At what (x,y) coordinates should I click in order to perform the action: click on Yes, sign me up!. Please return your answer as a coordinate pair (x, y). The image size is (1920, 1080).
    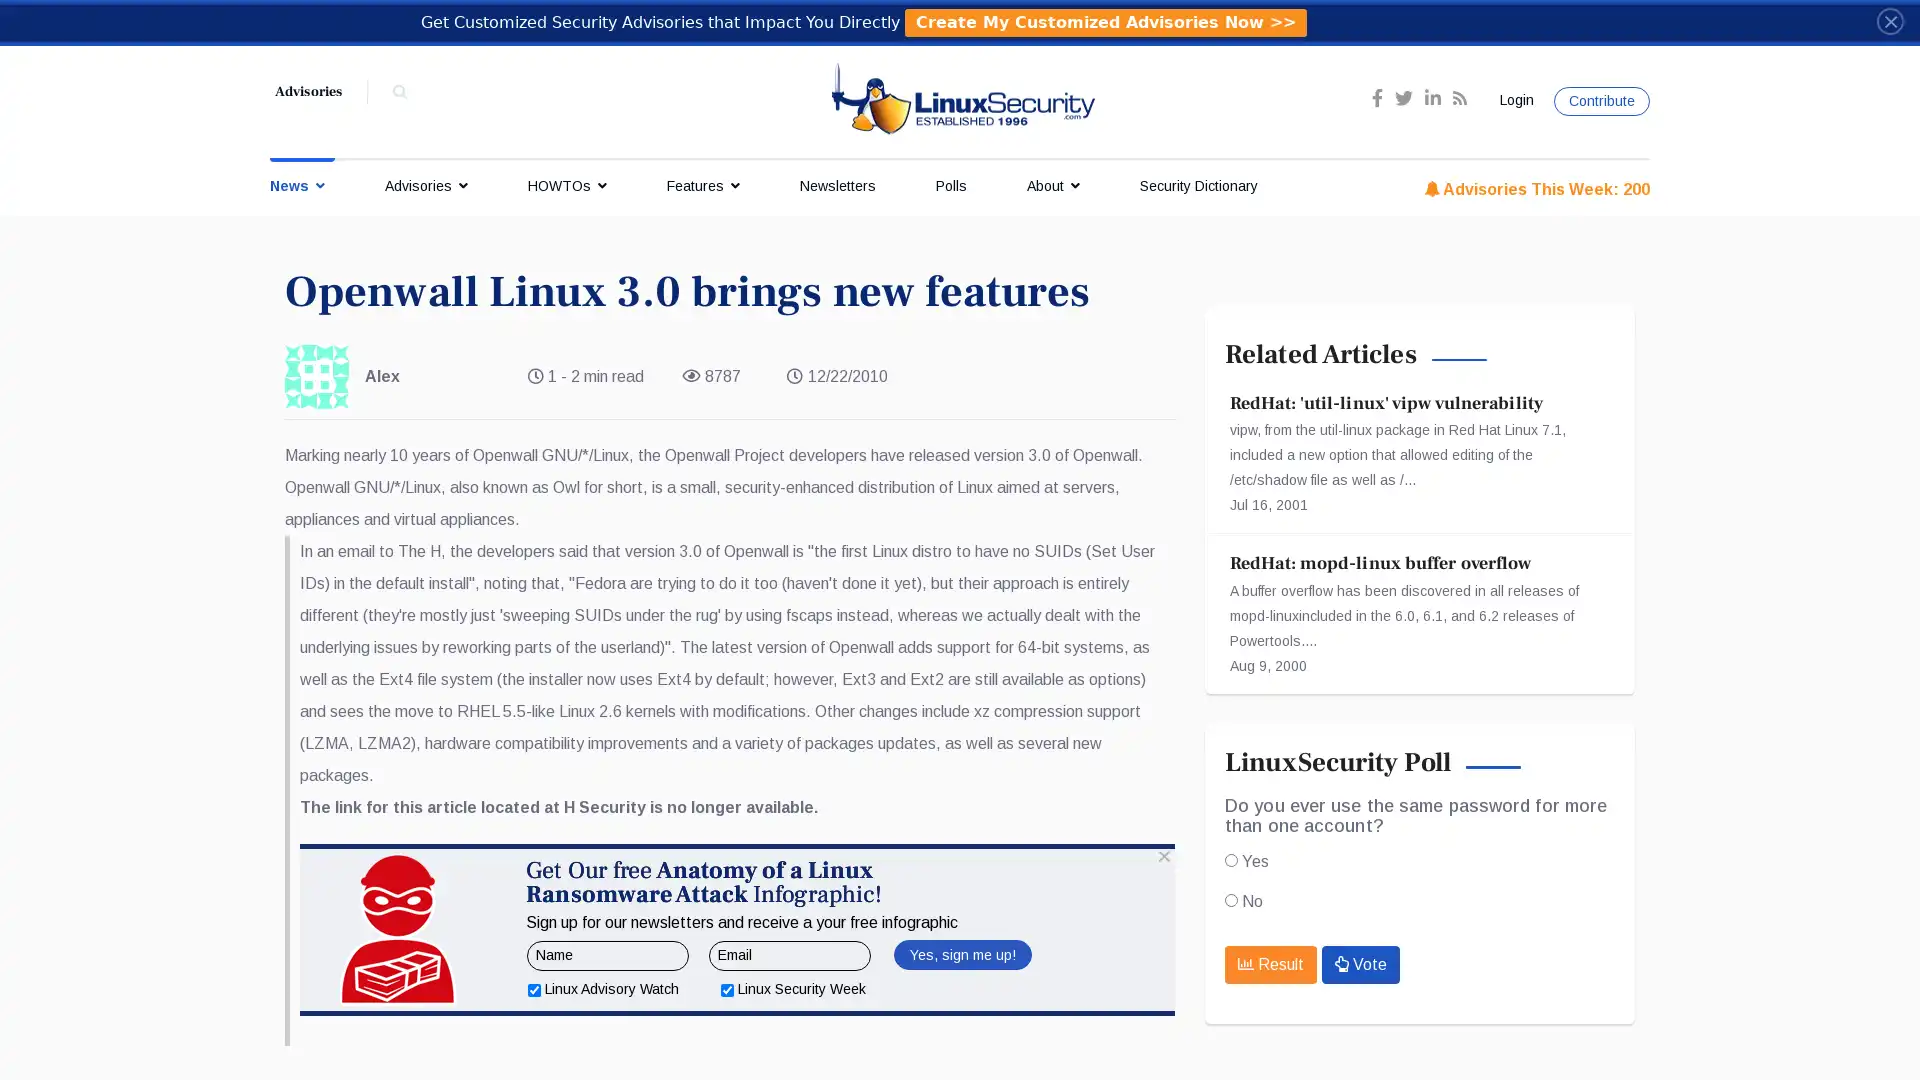
    Looking at the image, I should click on (961, 1033).